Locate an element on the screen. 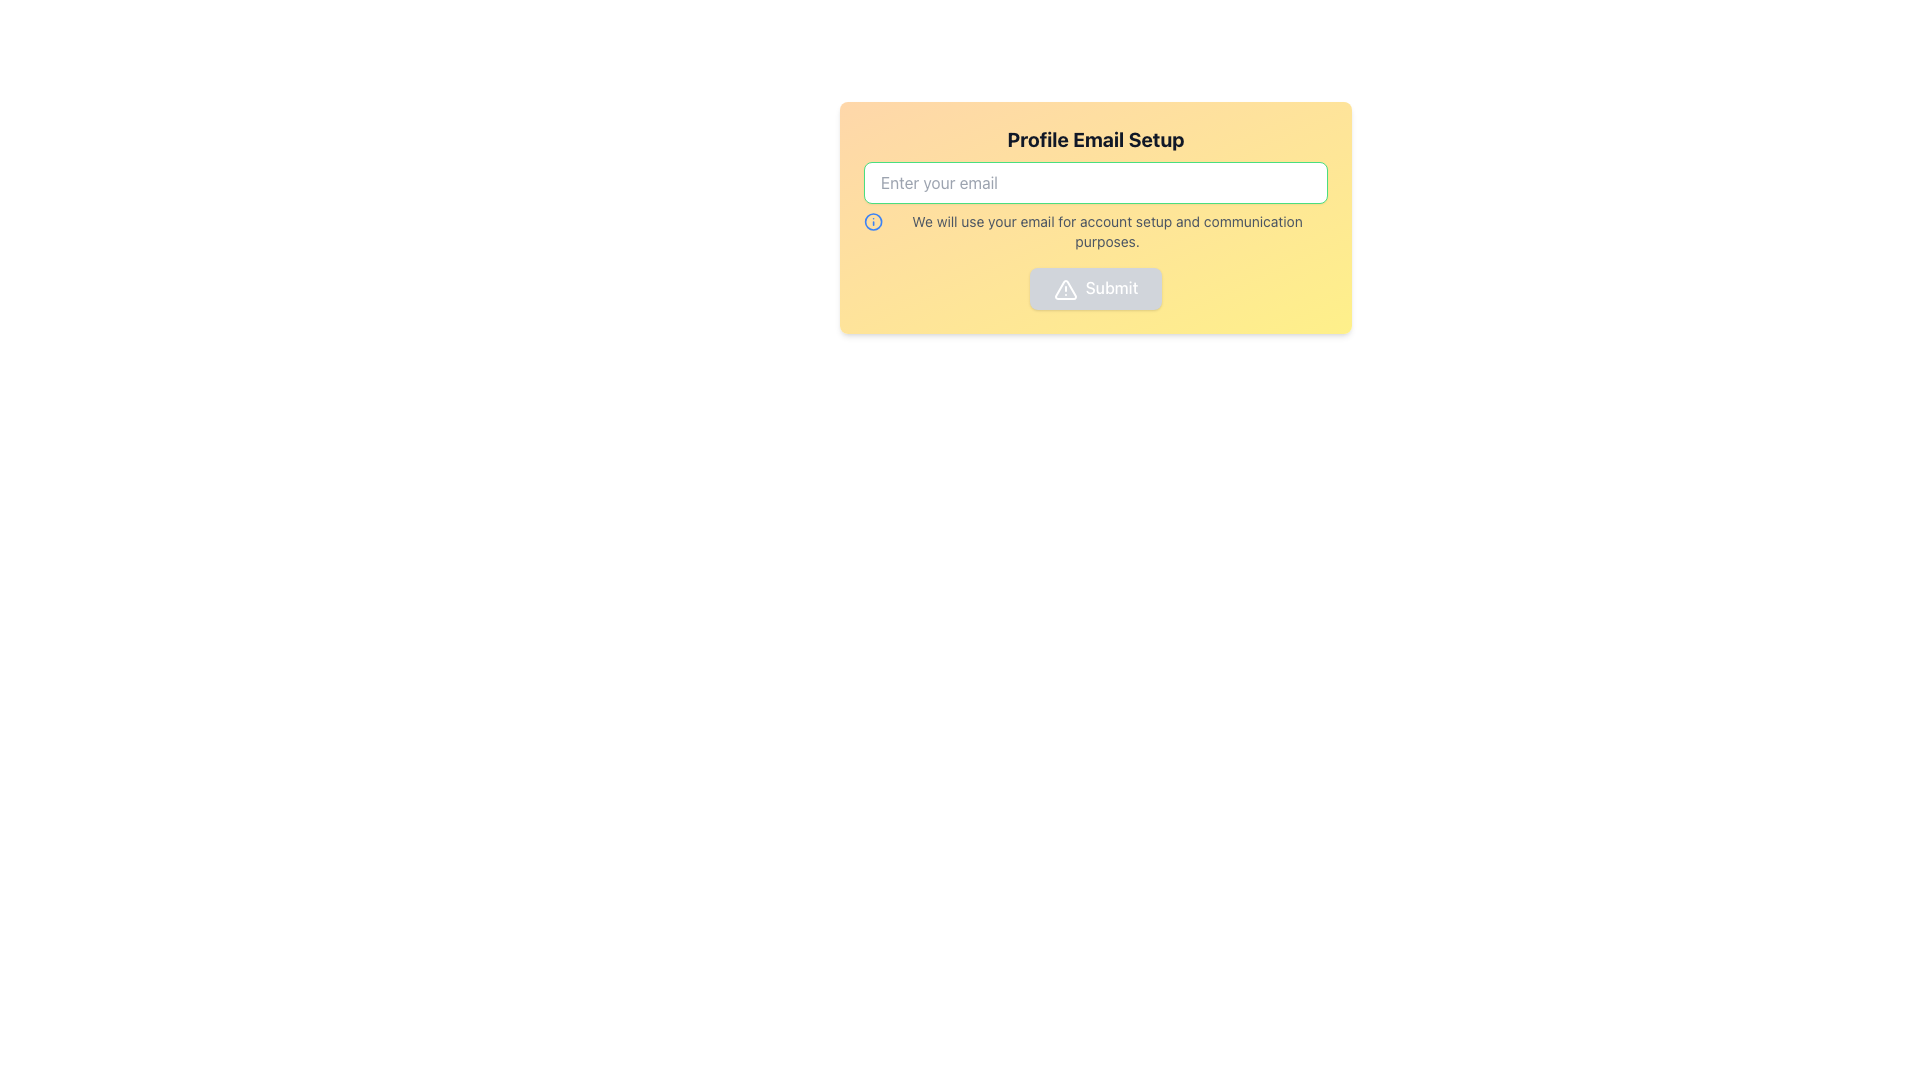  the alert icon located inside the disabled 'Submit' button in the 'Profile Email Setup' section, which indicates a non-clickable state is located at coordinates (1064, 289).